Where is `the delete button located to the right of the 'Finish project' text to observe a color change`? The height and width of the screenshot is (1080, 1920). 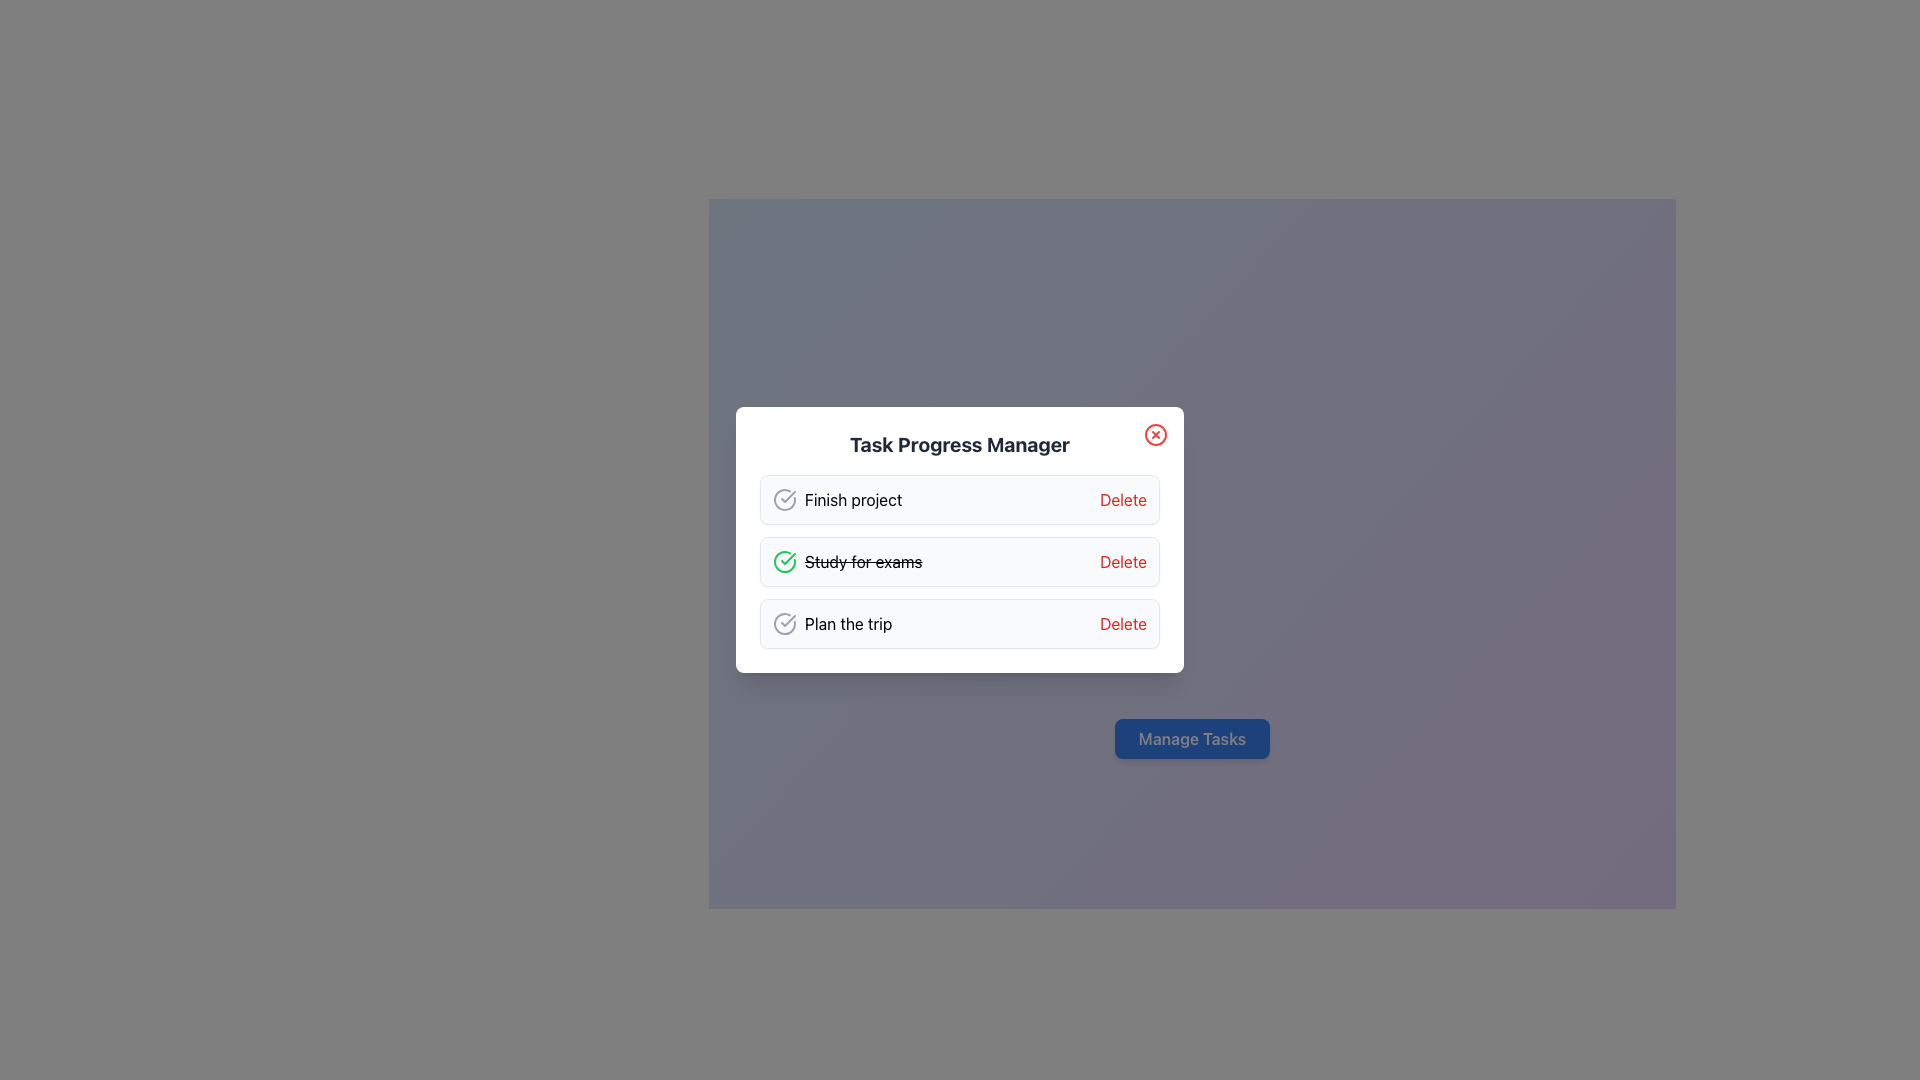 the delete button located to the right of the 'Finish project' text to observe a color change is located at coordinates (1123, 499).